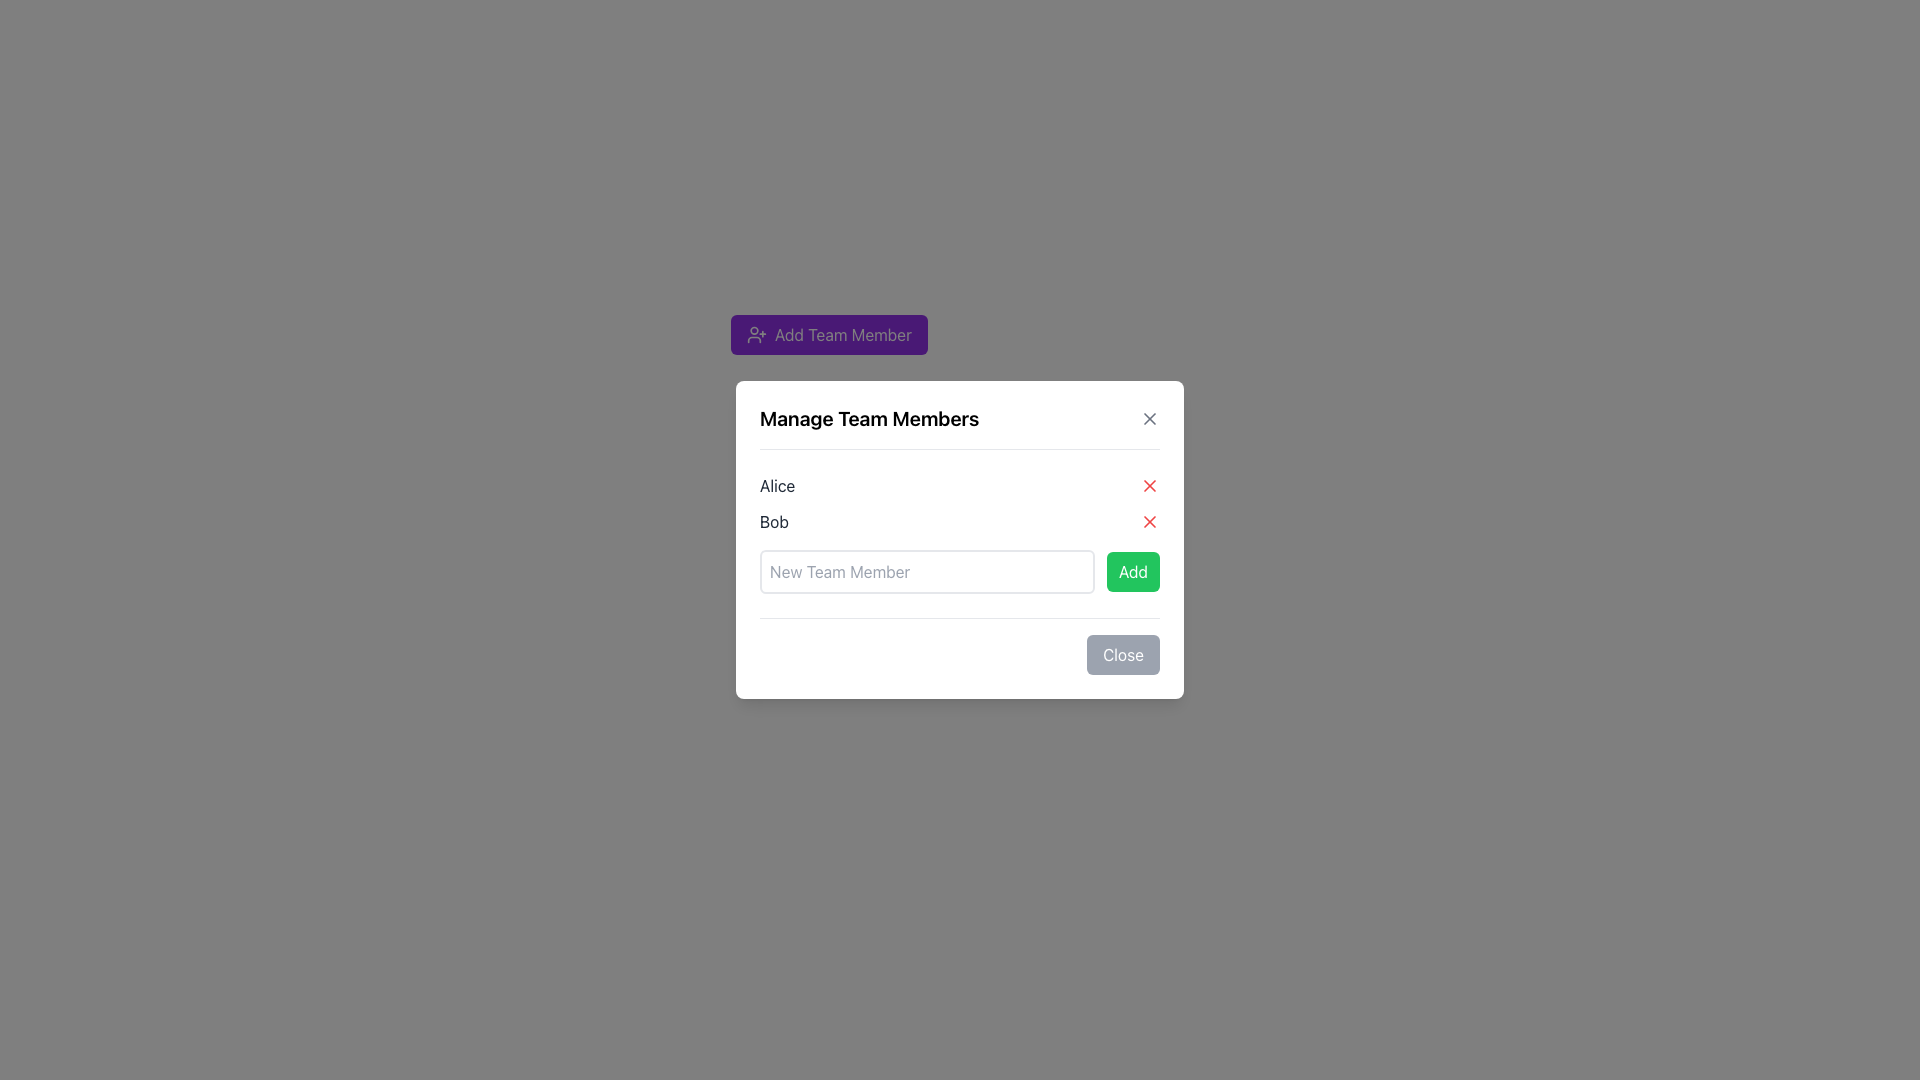 The width and height of the screenshot is (1920, 1080). I want to click on the Text Label that serves as a heading for the modal indicating the purpose or content of managing team members, so click(960, 426).